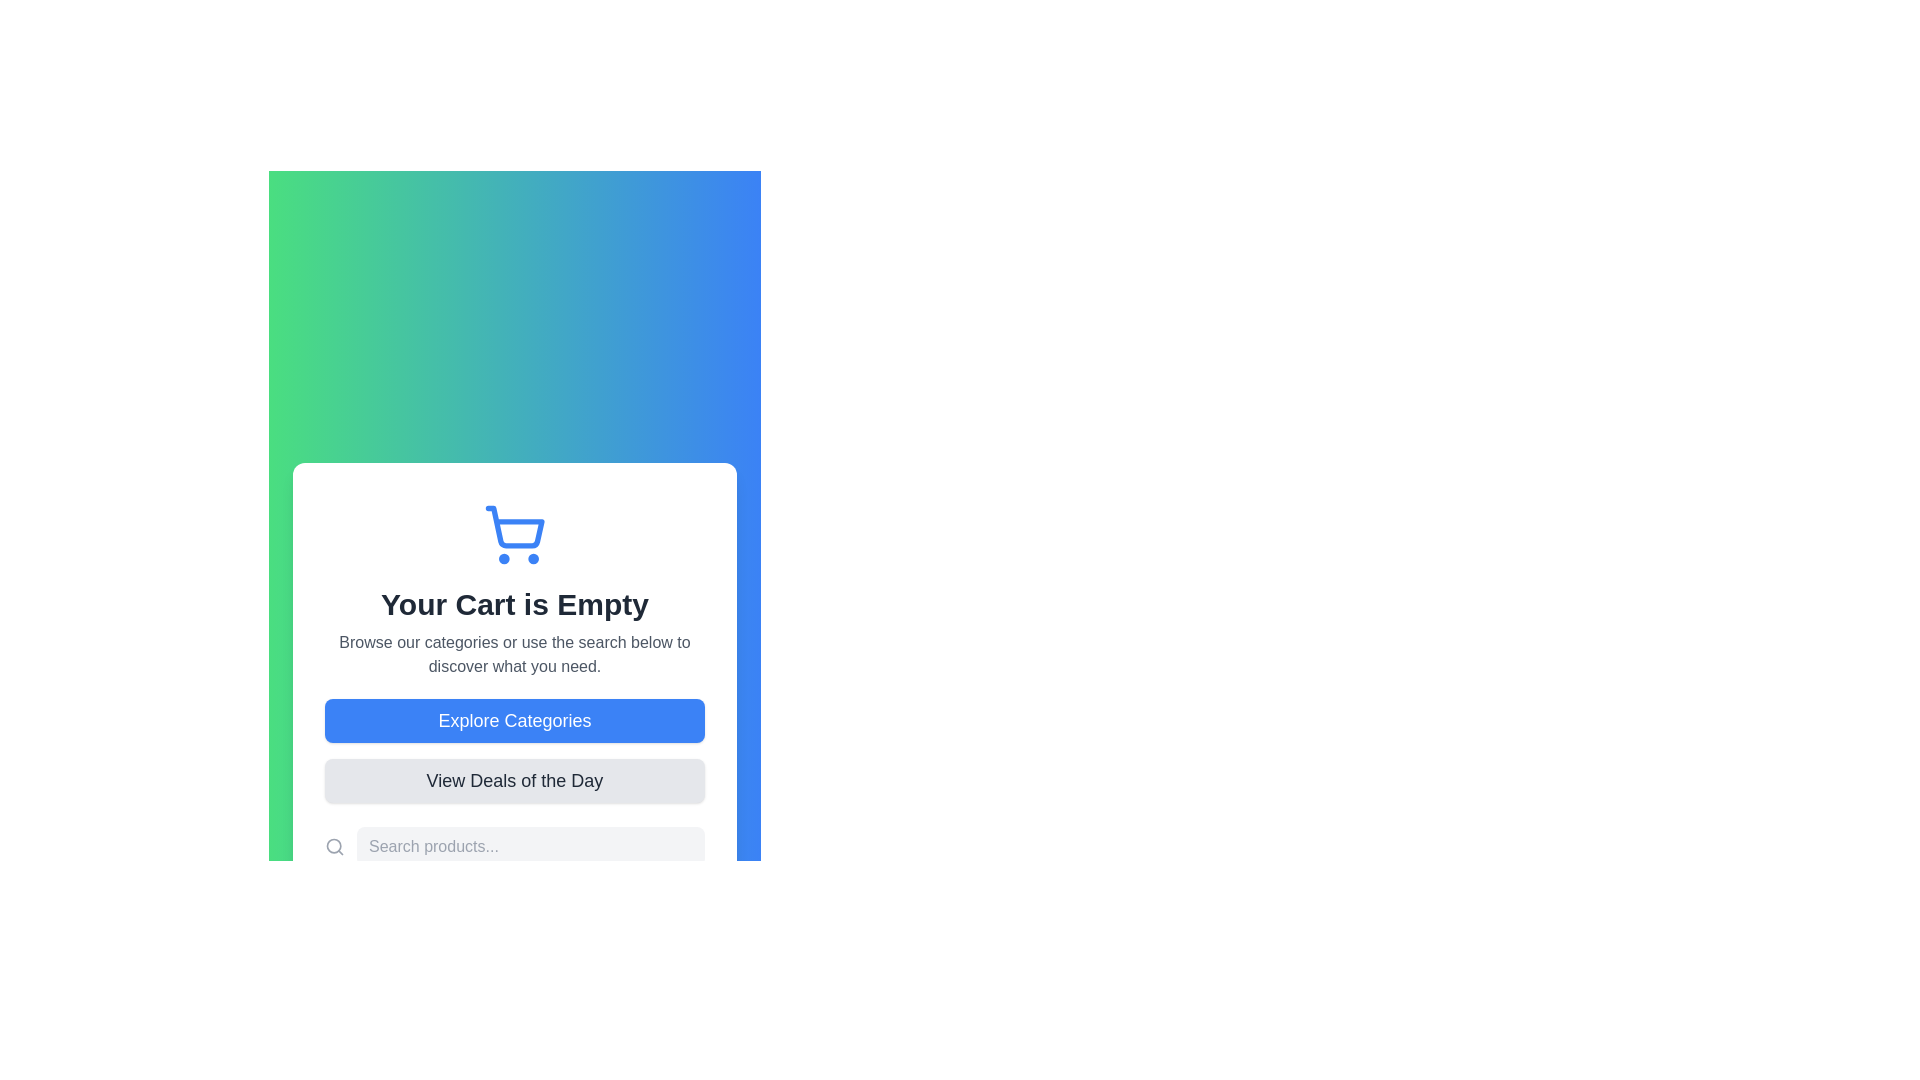 The width and height of the screenshot is (1920, 1080). What do you see at coordinates (514, 721) in the screenshot?
I see `the large rounded rectangular blue button labeled 'Explore Categories'` at bounding box center [514, 721].